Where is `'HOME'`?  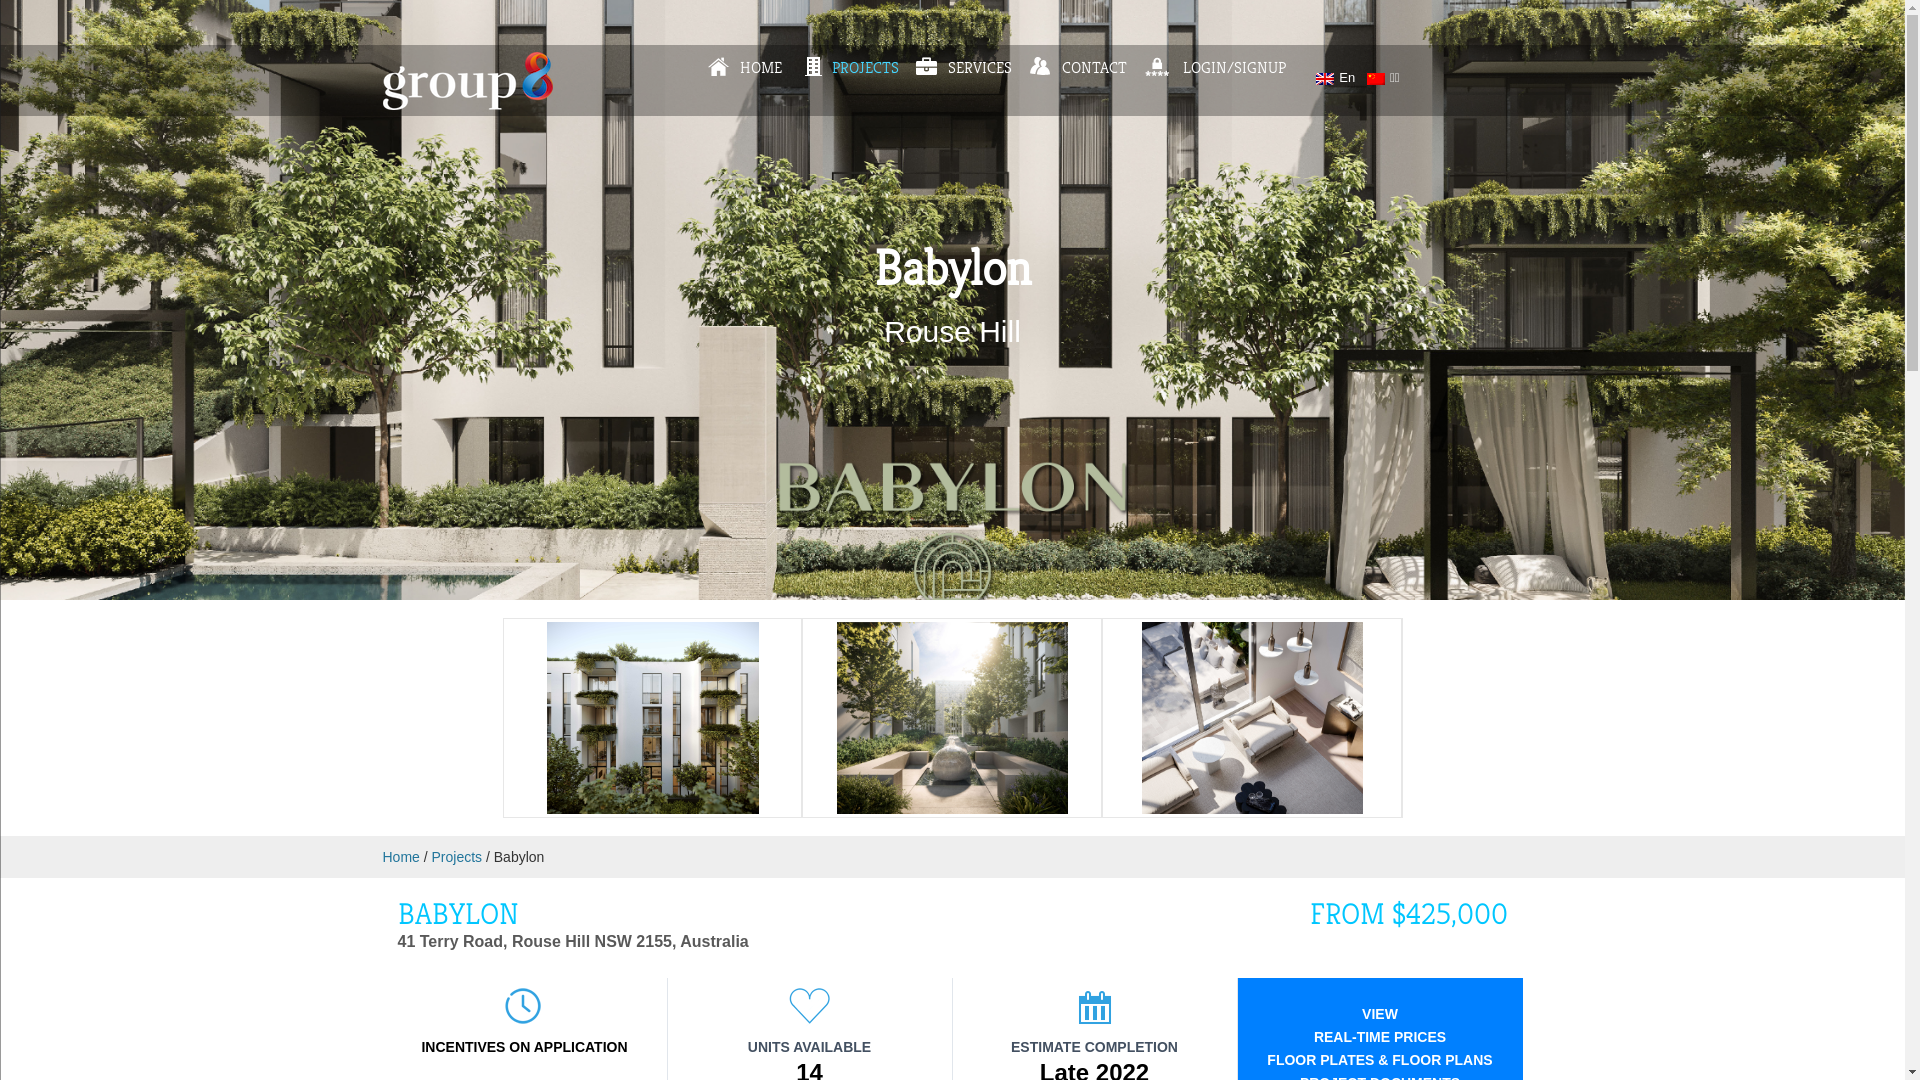 'HOME' is located at coordinates (743, 67).